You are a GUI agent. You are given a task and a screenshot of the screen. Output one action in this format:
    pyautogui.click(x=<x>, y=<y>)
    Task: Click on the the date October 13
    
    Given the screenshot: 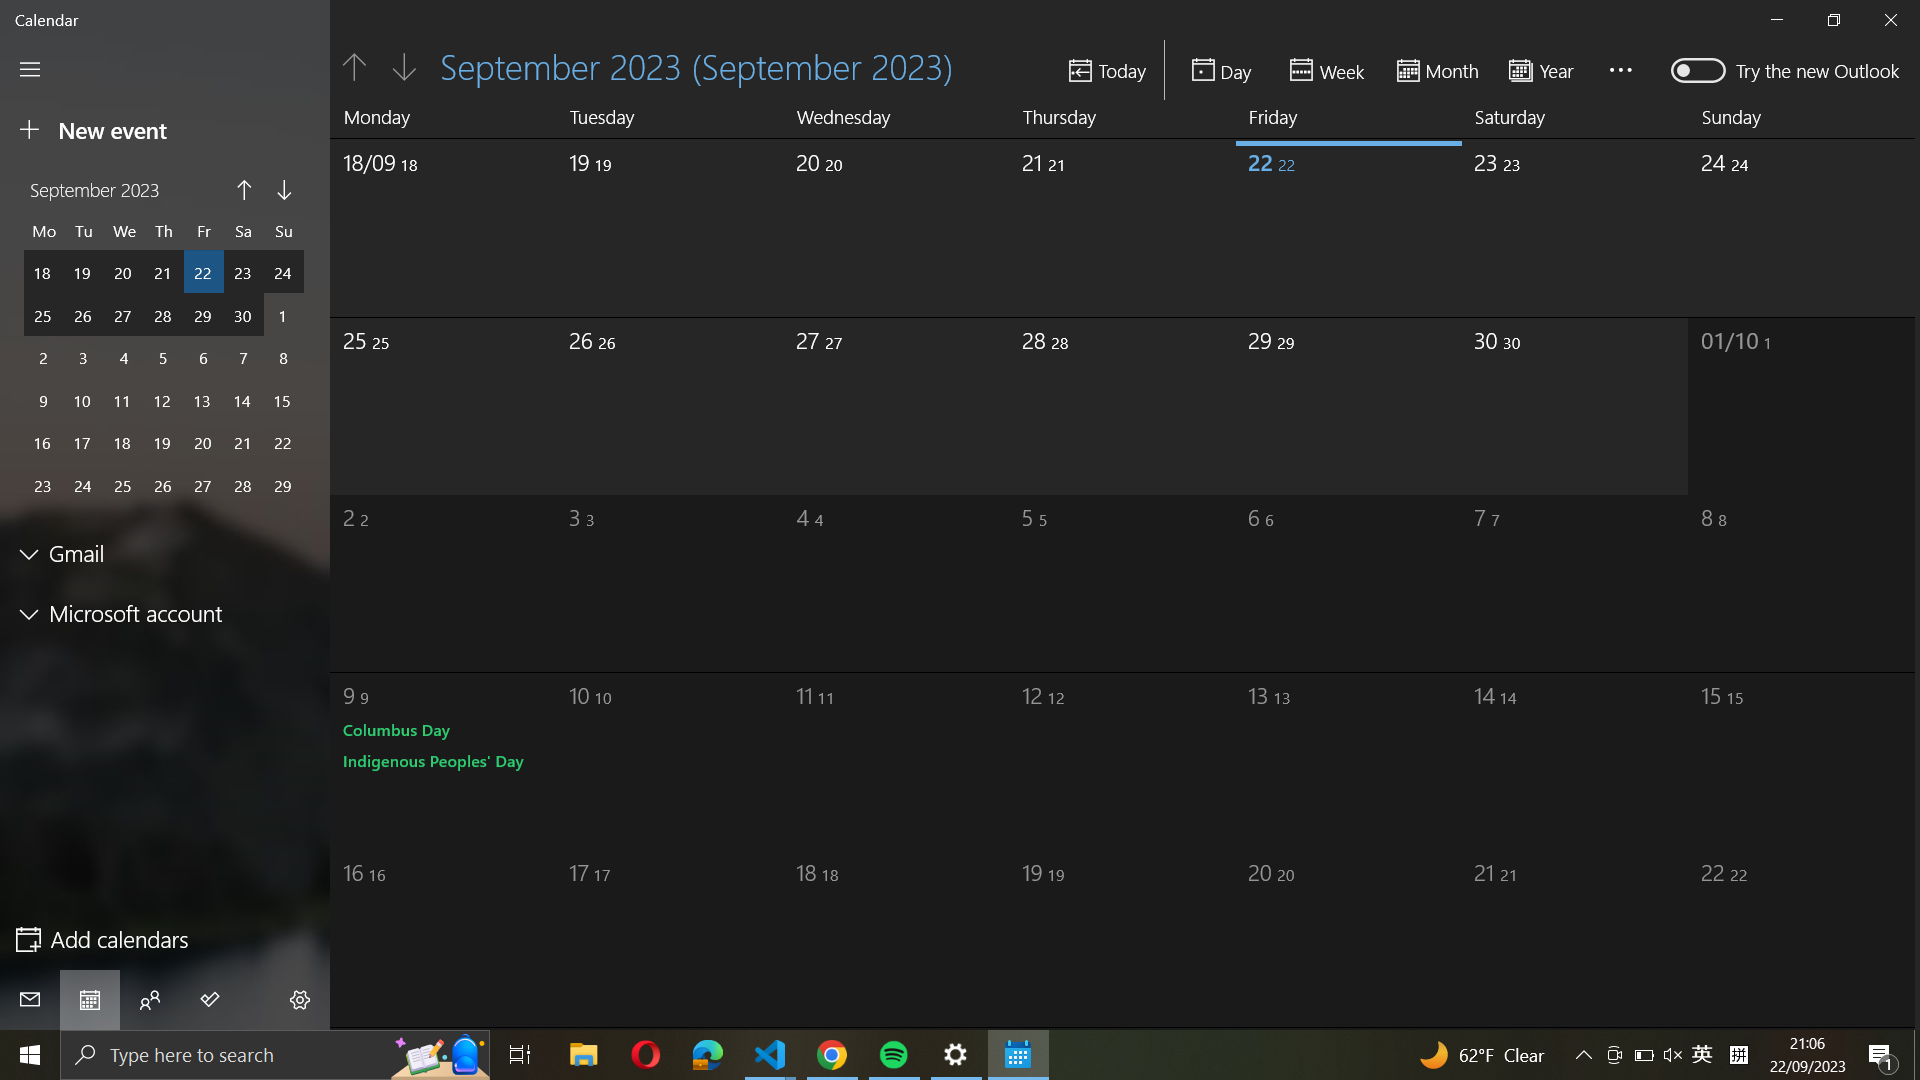 What is the action you would take?
    pyautogui.click(x=1320, y=753)
    